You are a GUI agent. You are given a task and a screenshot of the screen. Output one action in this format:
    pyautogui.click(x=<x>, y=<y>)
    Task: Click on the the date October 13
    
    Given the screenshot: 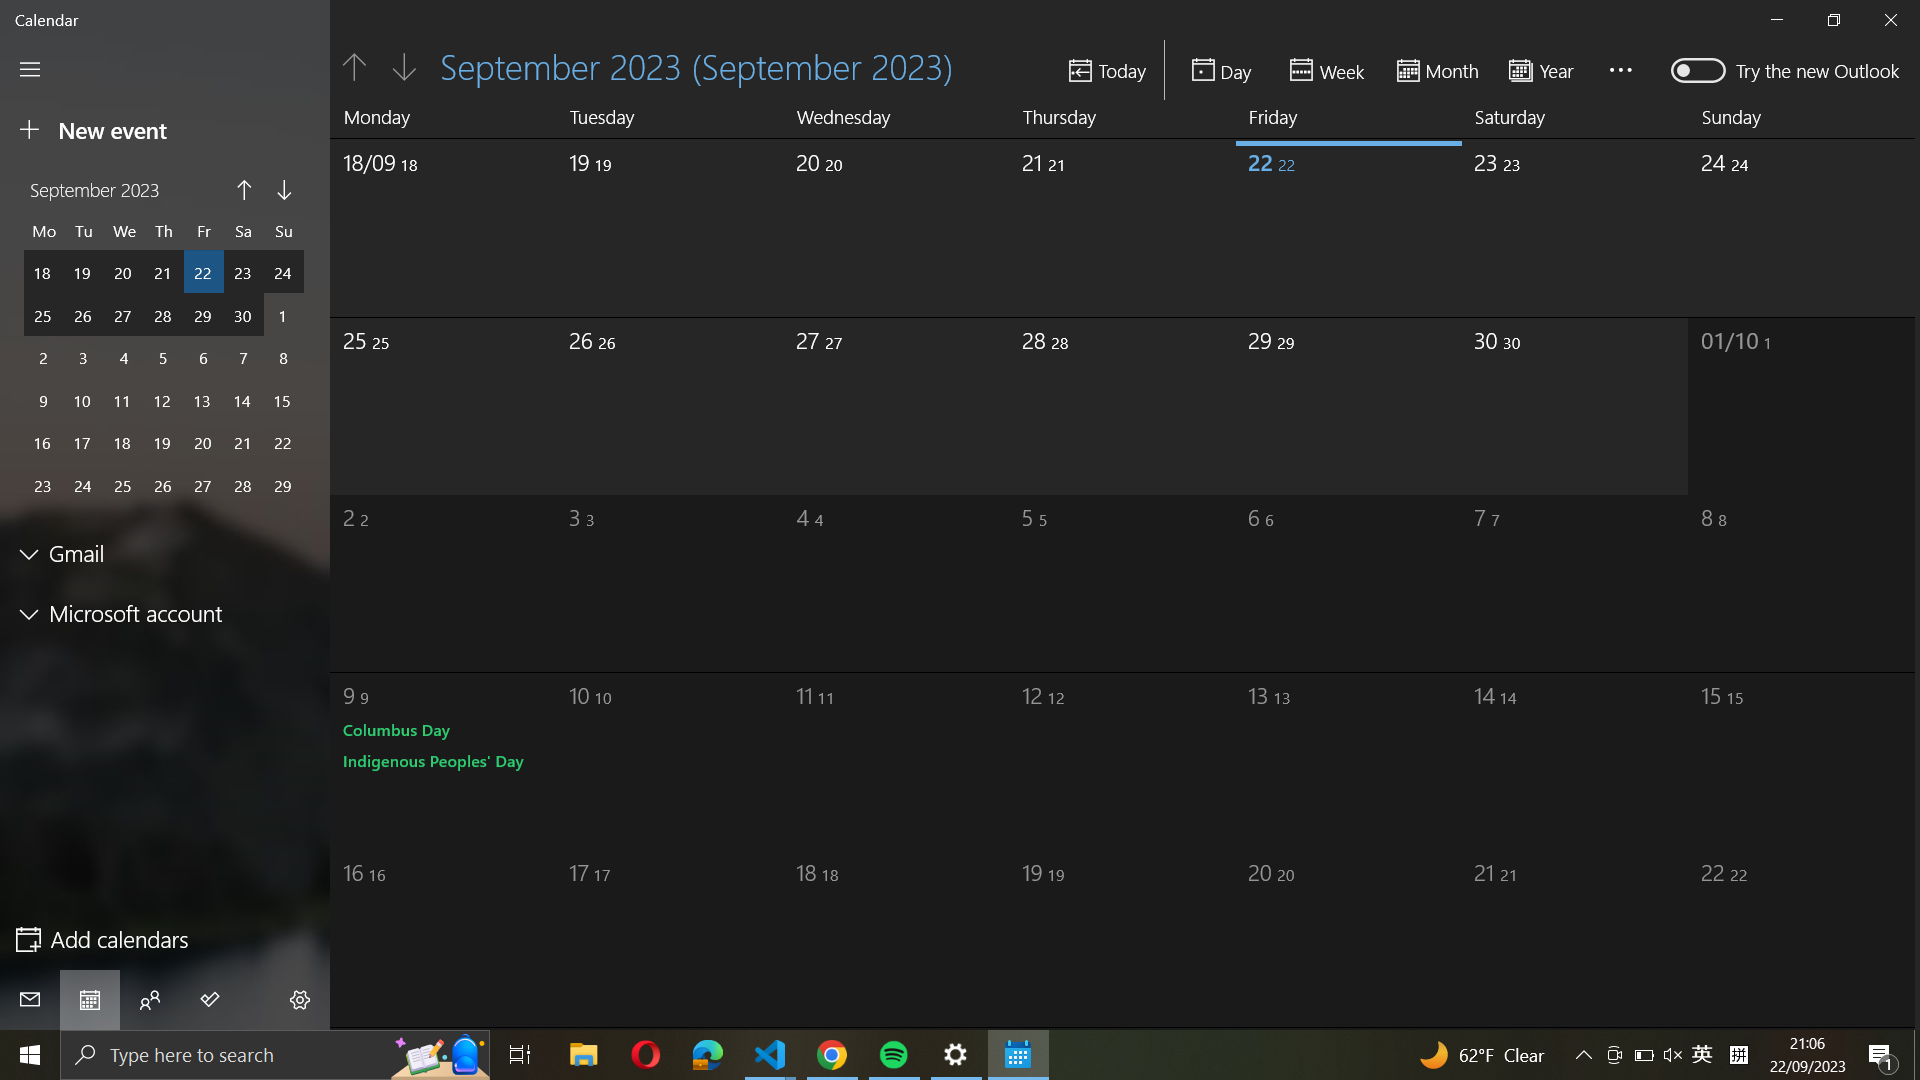 What is the action you would take?
    pyautogui.click(x=1320, y=753)
    